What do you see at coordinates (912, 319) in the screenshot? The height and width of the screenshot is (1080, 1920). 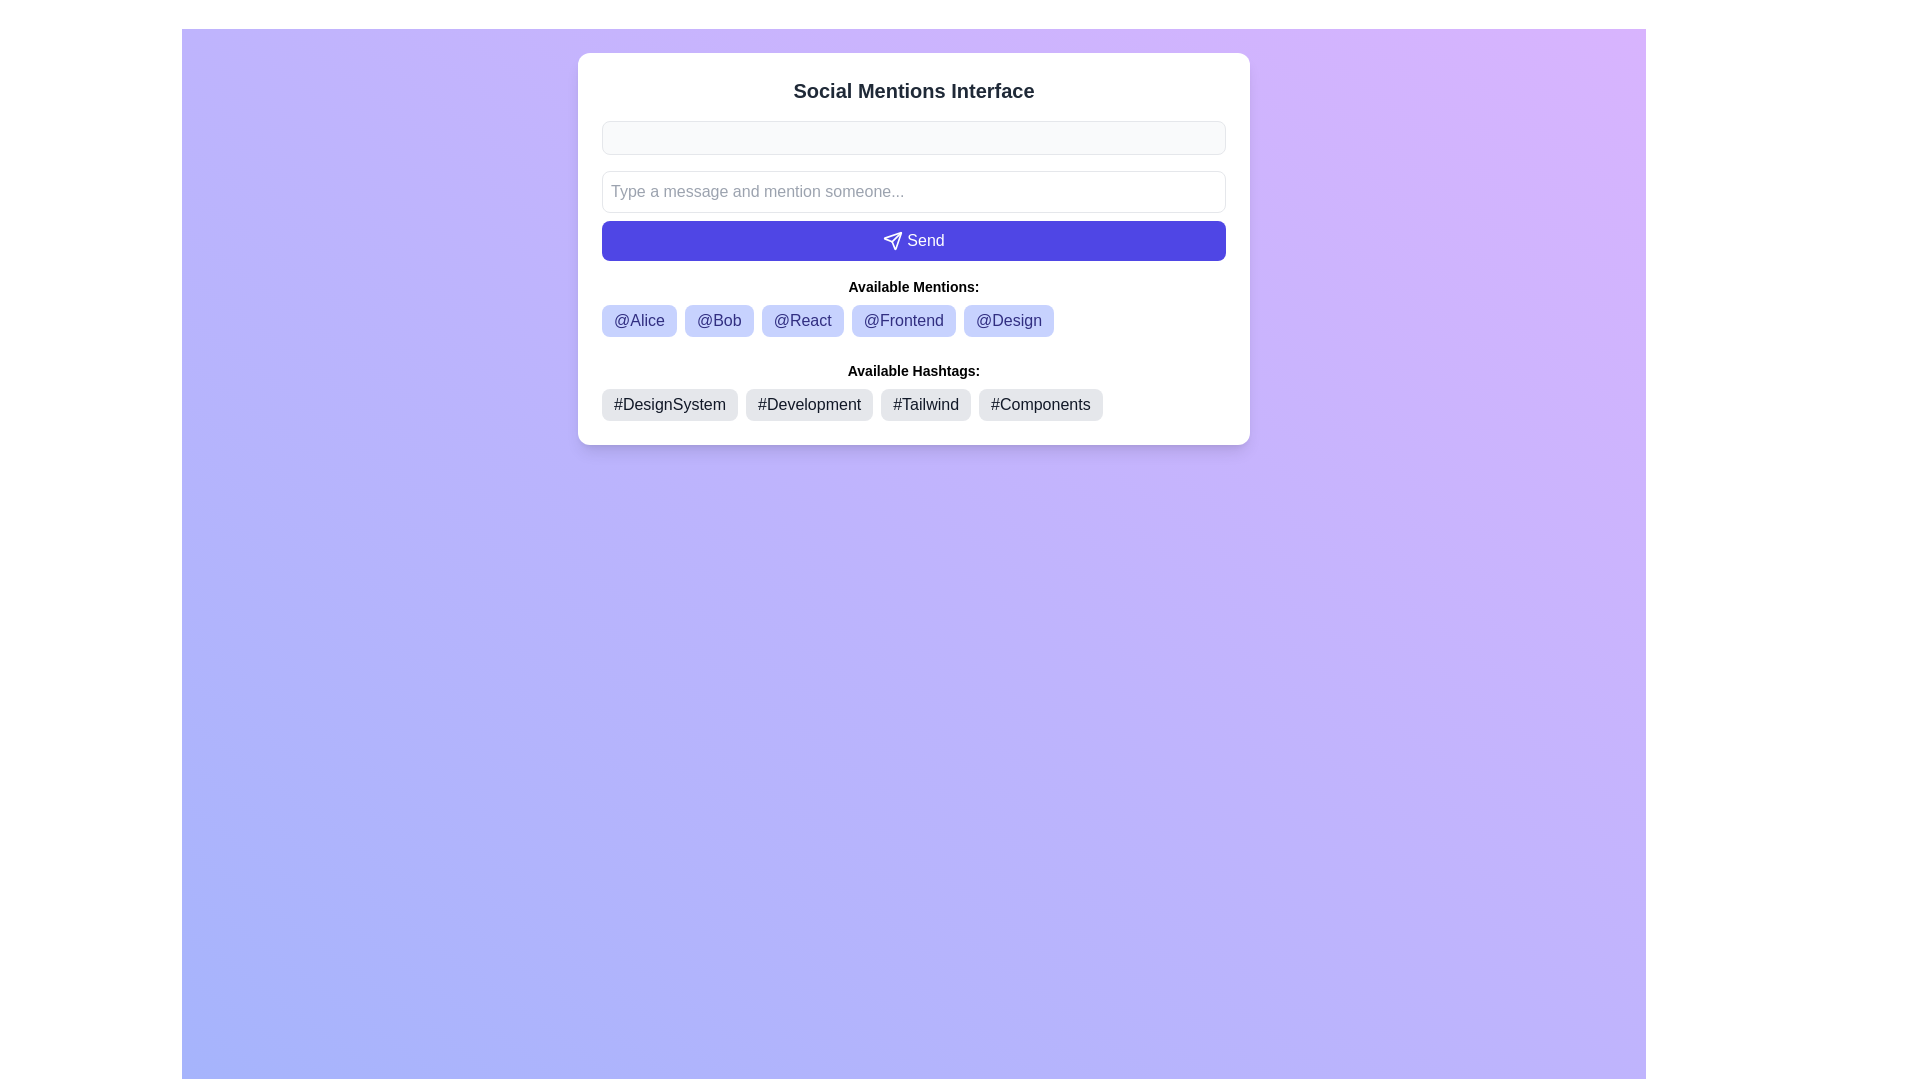 I see `text of the fourth mention tag in the 'Available Mentions' section, styled as a rounded rectangle with a light indigo background and indigo text, which is located below the 'Send' button and above the 'Available Hashtags' section` at bounding box center [912, 319].